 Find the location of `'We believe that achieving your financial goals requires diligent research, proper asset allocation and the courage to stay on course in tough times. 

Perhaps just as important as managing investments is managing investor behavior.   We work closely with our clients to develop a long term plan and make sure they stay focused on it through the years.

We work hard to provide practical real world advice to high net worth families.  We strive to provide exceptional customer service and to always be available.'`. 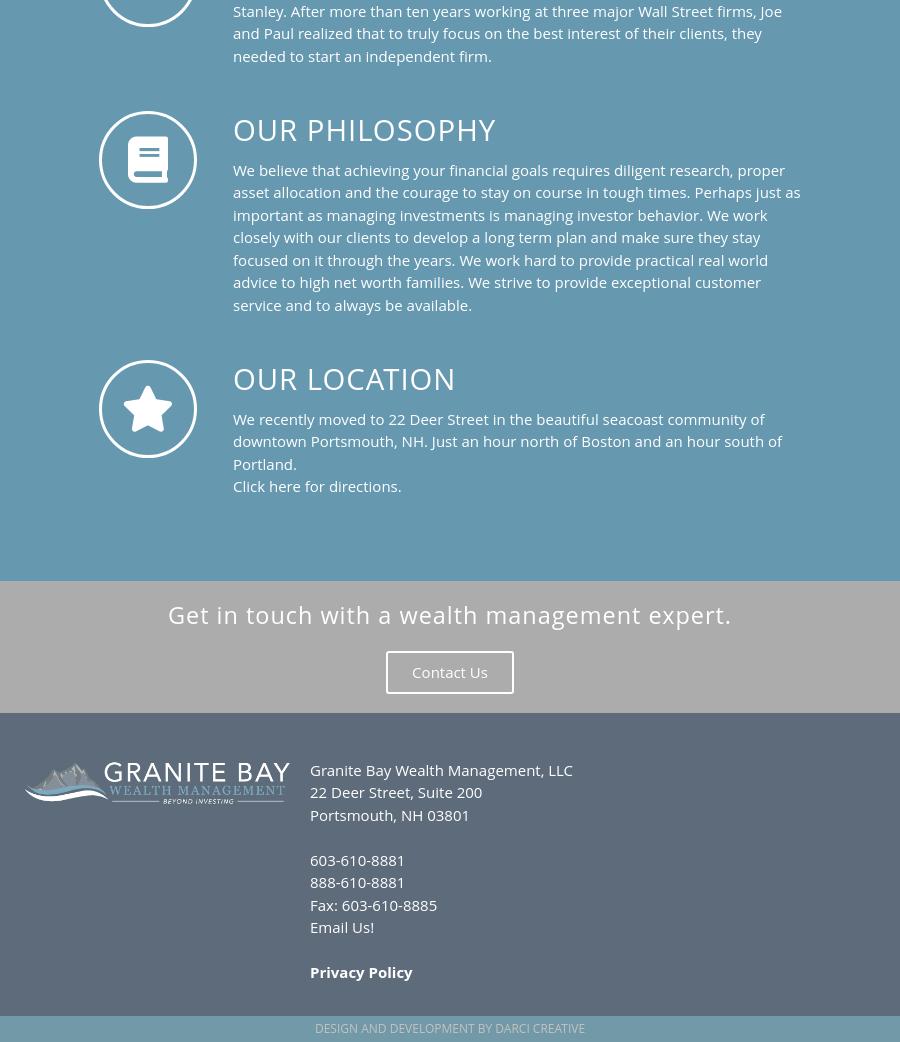

'We believe that achieving your financial goals requires diligent research, proper asset allocation and the courage to stay on course in tough times. 

Perhaps just as important as managing investments is managing investor behavior.   We work closely with our clients to develop a long term plan and make sure they stay focused on it through the years.

We work hard to provide practical real world advice to high net worth families.  We strive to provide exceptional customer service and to always be available.' is located at coordinates (515, 235).